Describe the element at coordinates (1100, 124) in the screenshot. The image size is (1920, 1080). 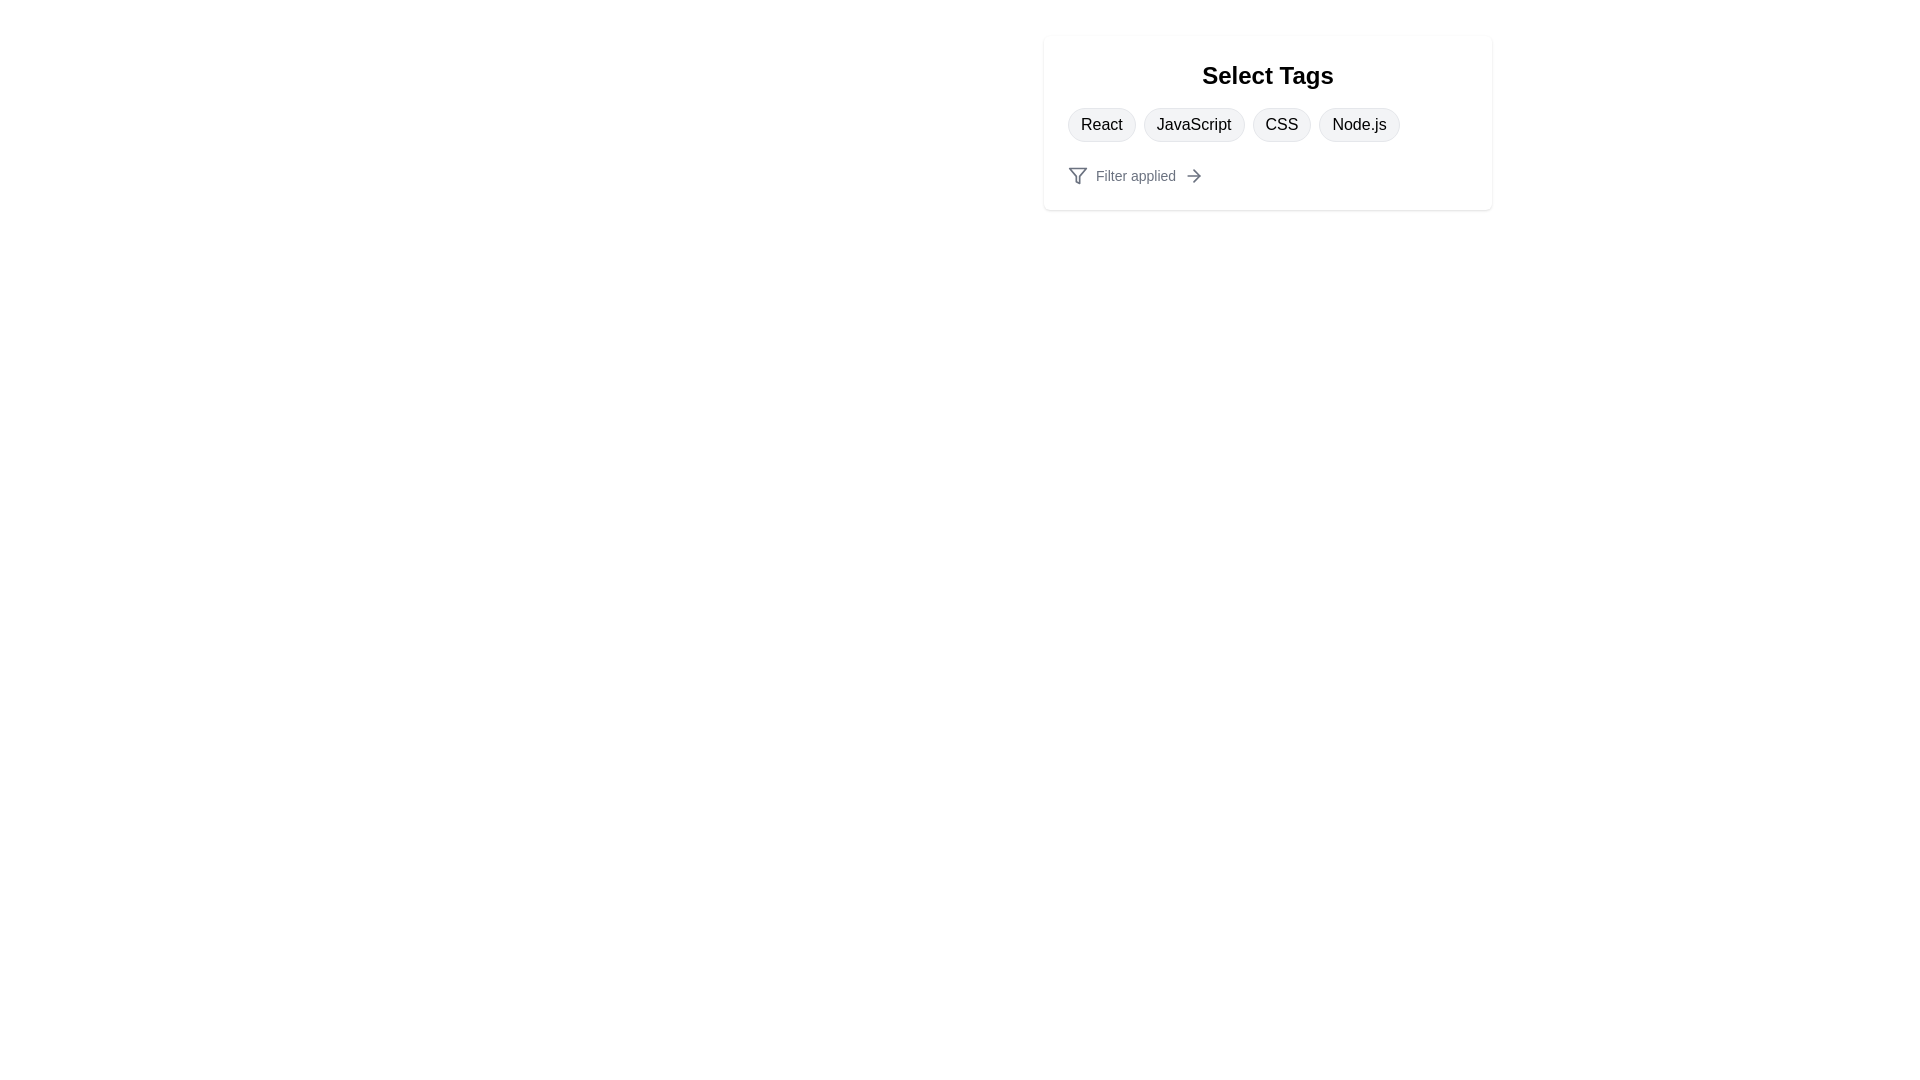
I see `the 'React' button located at the top-right corner of the interface` at that location.